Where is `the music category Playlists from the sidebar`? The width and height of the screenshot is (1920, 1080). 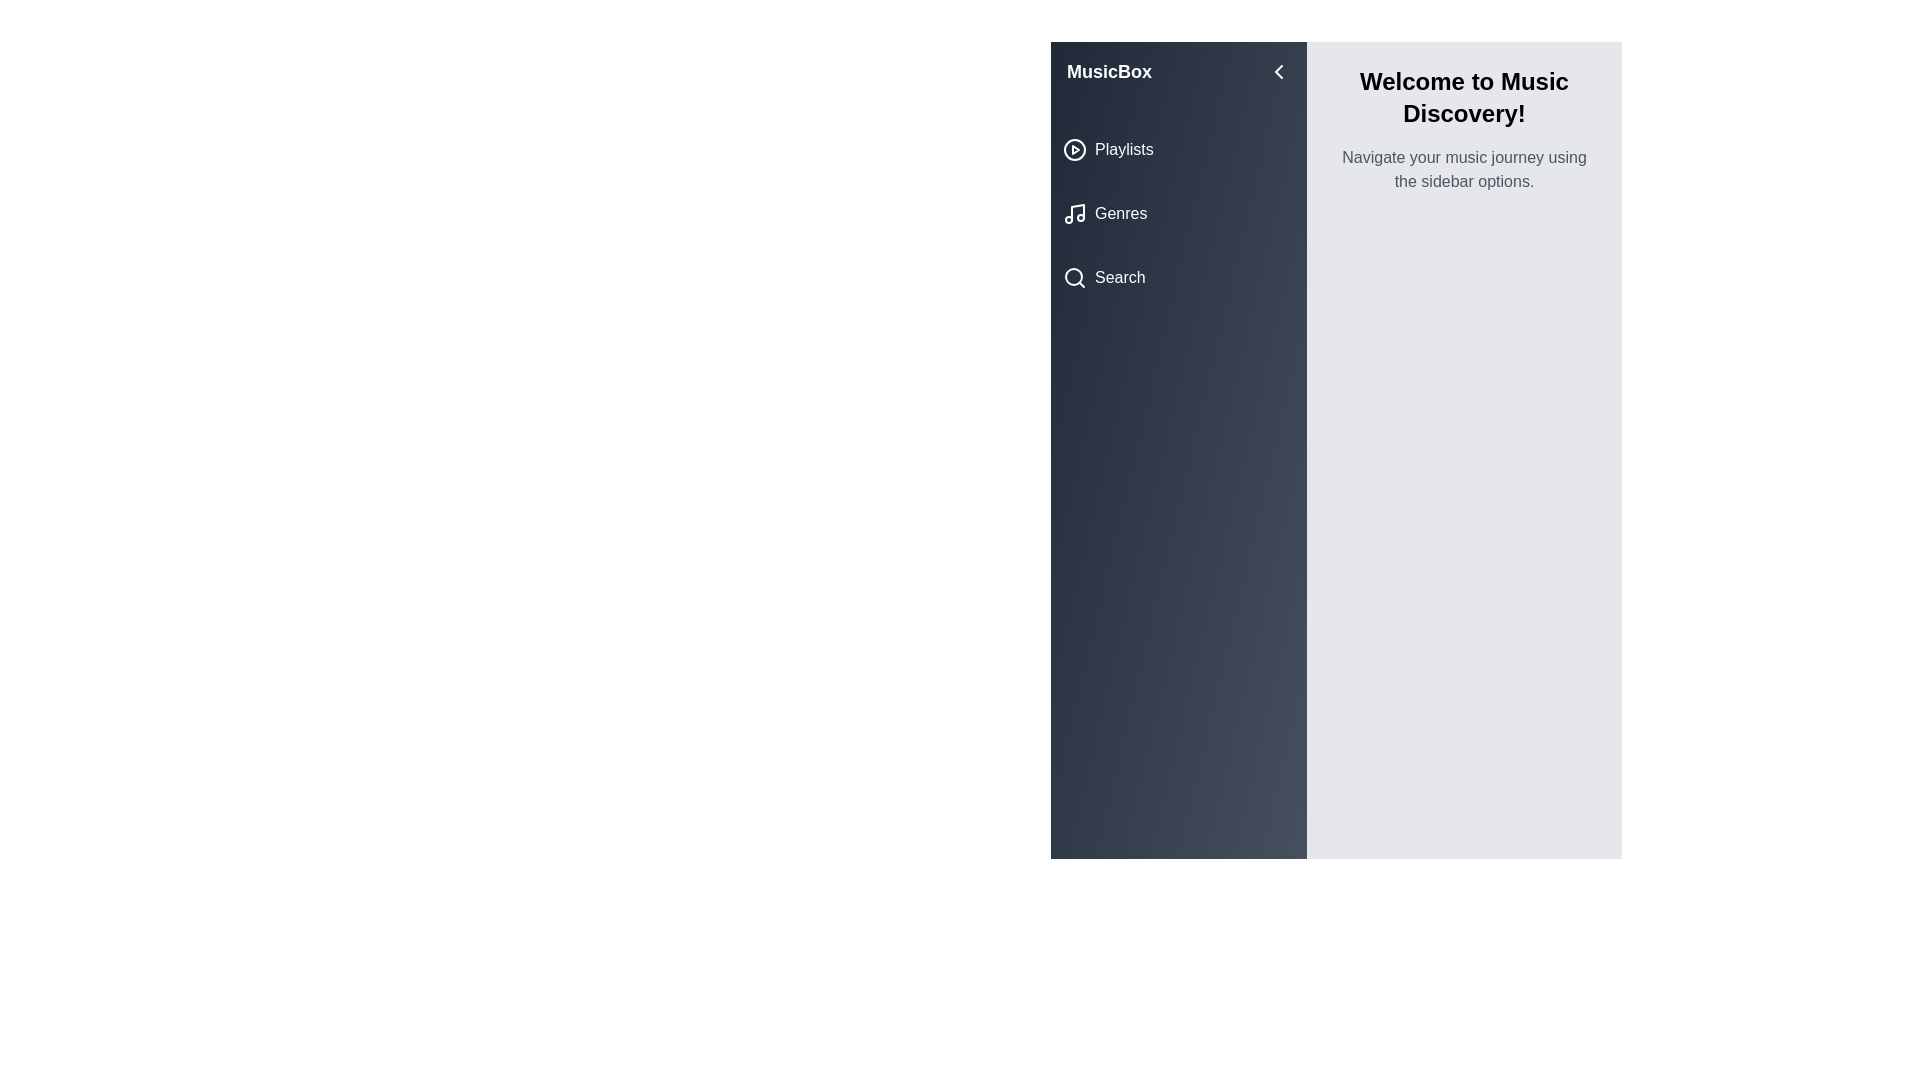
the music category Playlists from the sidebar is located at coordinates (1179, 149).